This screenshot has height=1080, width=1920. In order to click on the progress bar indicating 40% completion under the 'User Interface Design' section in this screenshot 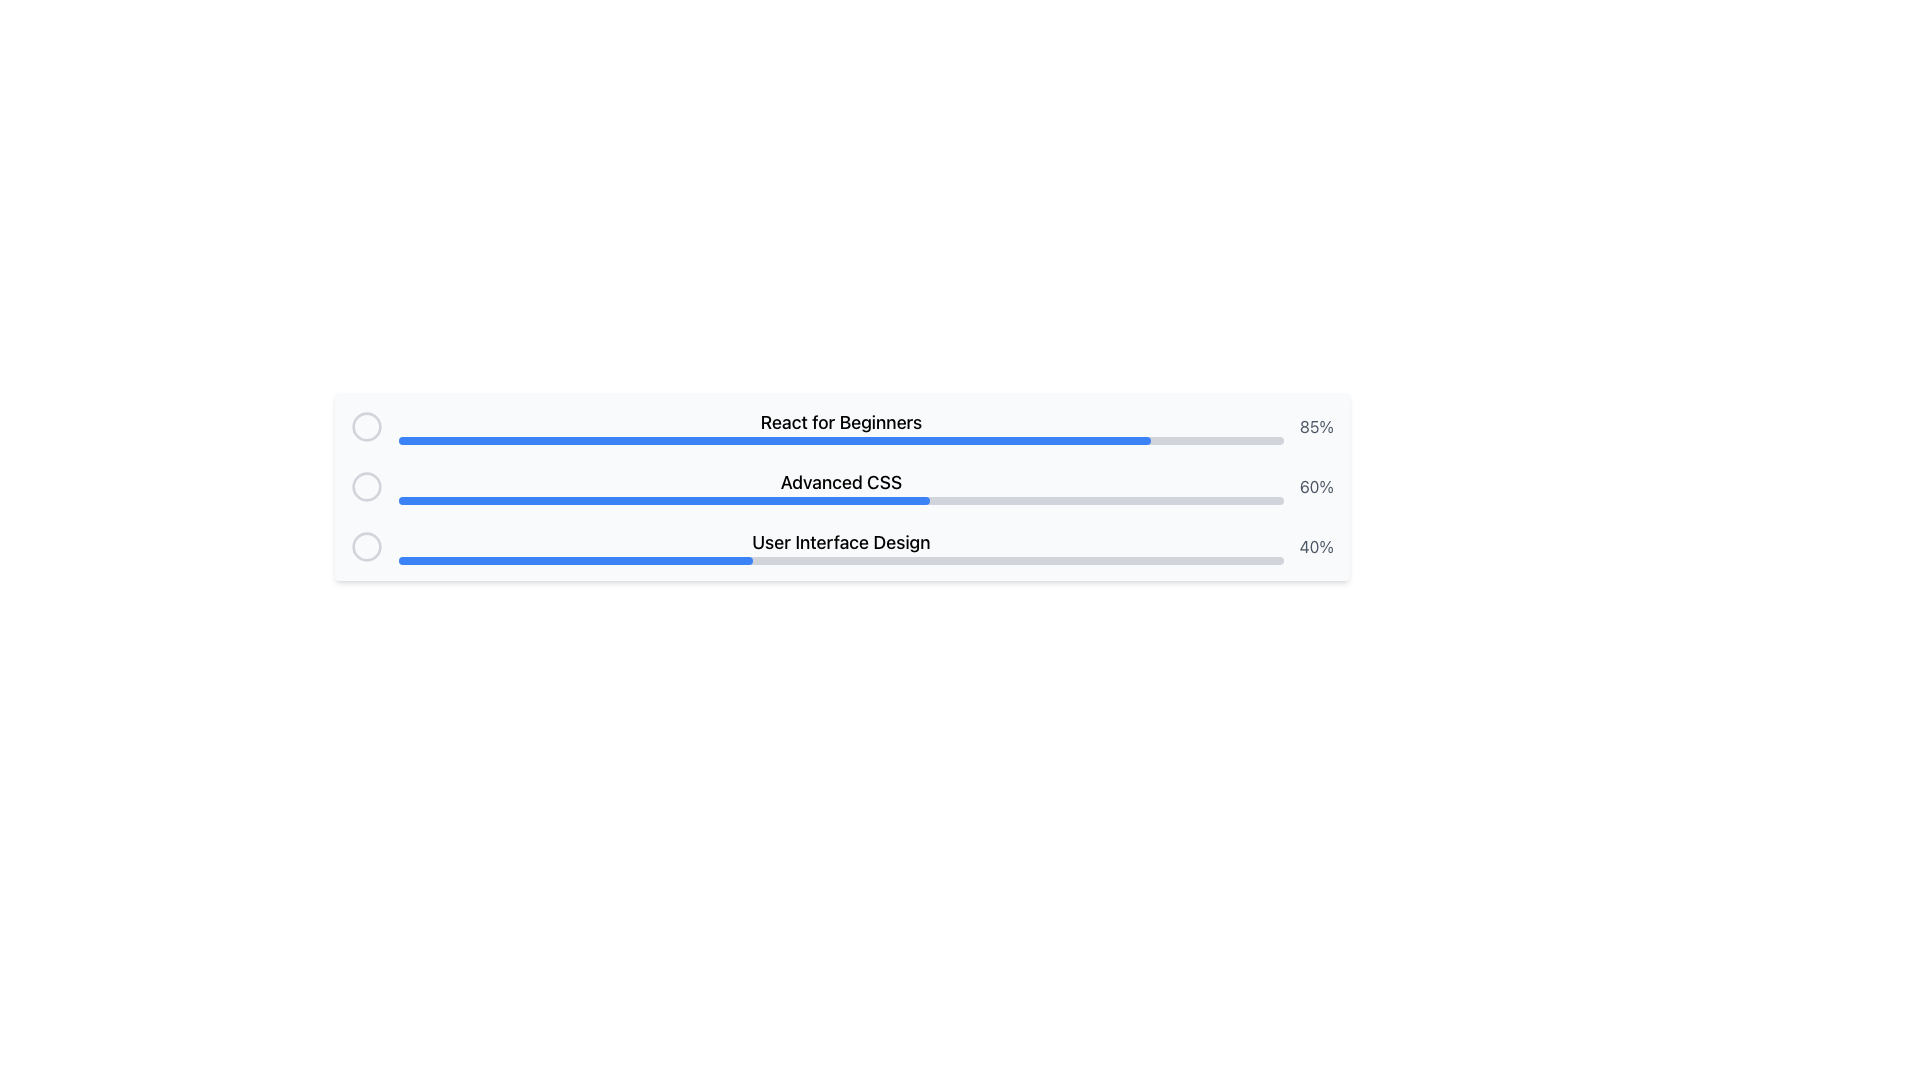, I will do `click(841, 560)`.